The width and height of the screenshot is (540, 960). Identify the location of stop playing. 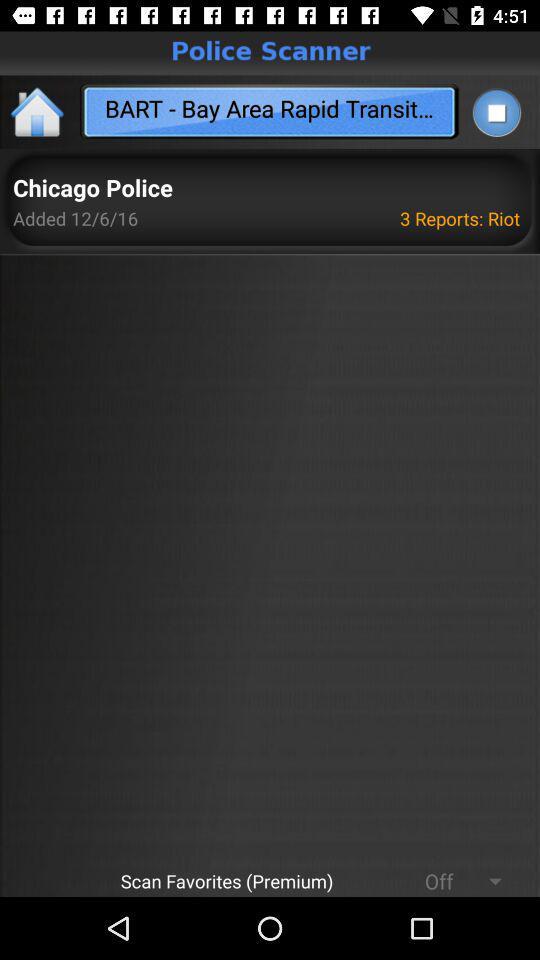
(495, 112).